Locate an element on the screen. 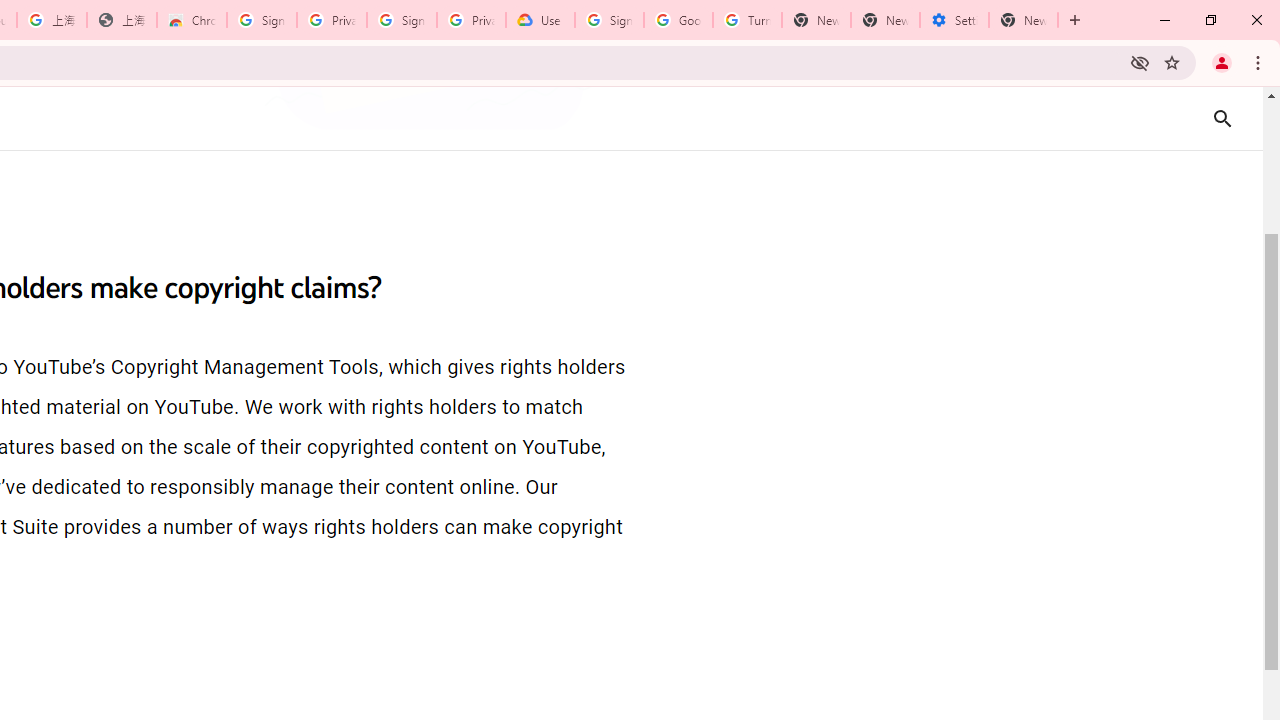 The image size is (1280, 720). 'Close' is located at coordinates (1255, 20).